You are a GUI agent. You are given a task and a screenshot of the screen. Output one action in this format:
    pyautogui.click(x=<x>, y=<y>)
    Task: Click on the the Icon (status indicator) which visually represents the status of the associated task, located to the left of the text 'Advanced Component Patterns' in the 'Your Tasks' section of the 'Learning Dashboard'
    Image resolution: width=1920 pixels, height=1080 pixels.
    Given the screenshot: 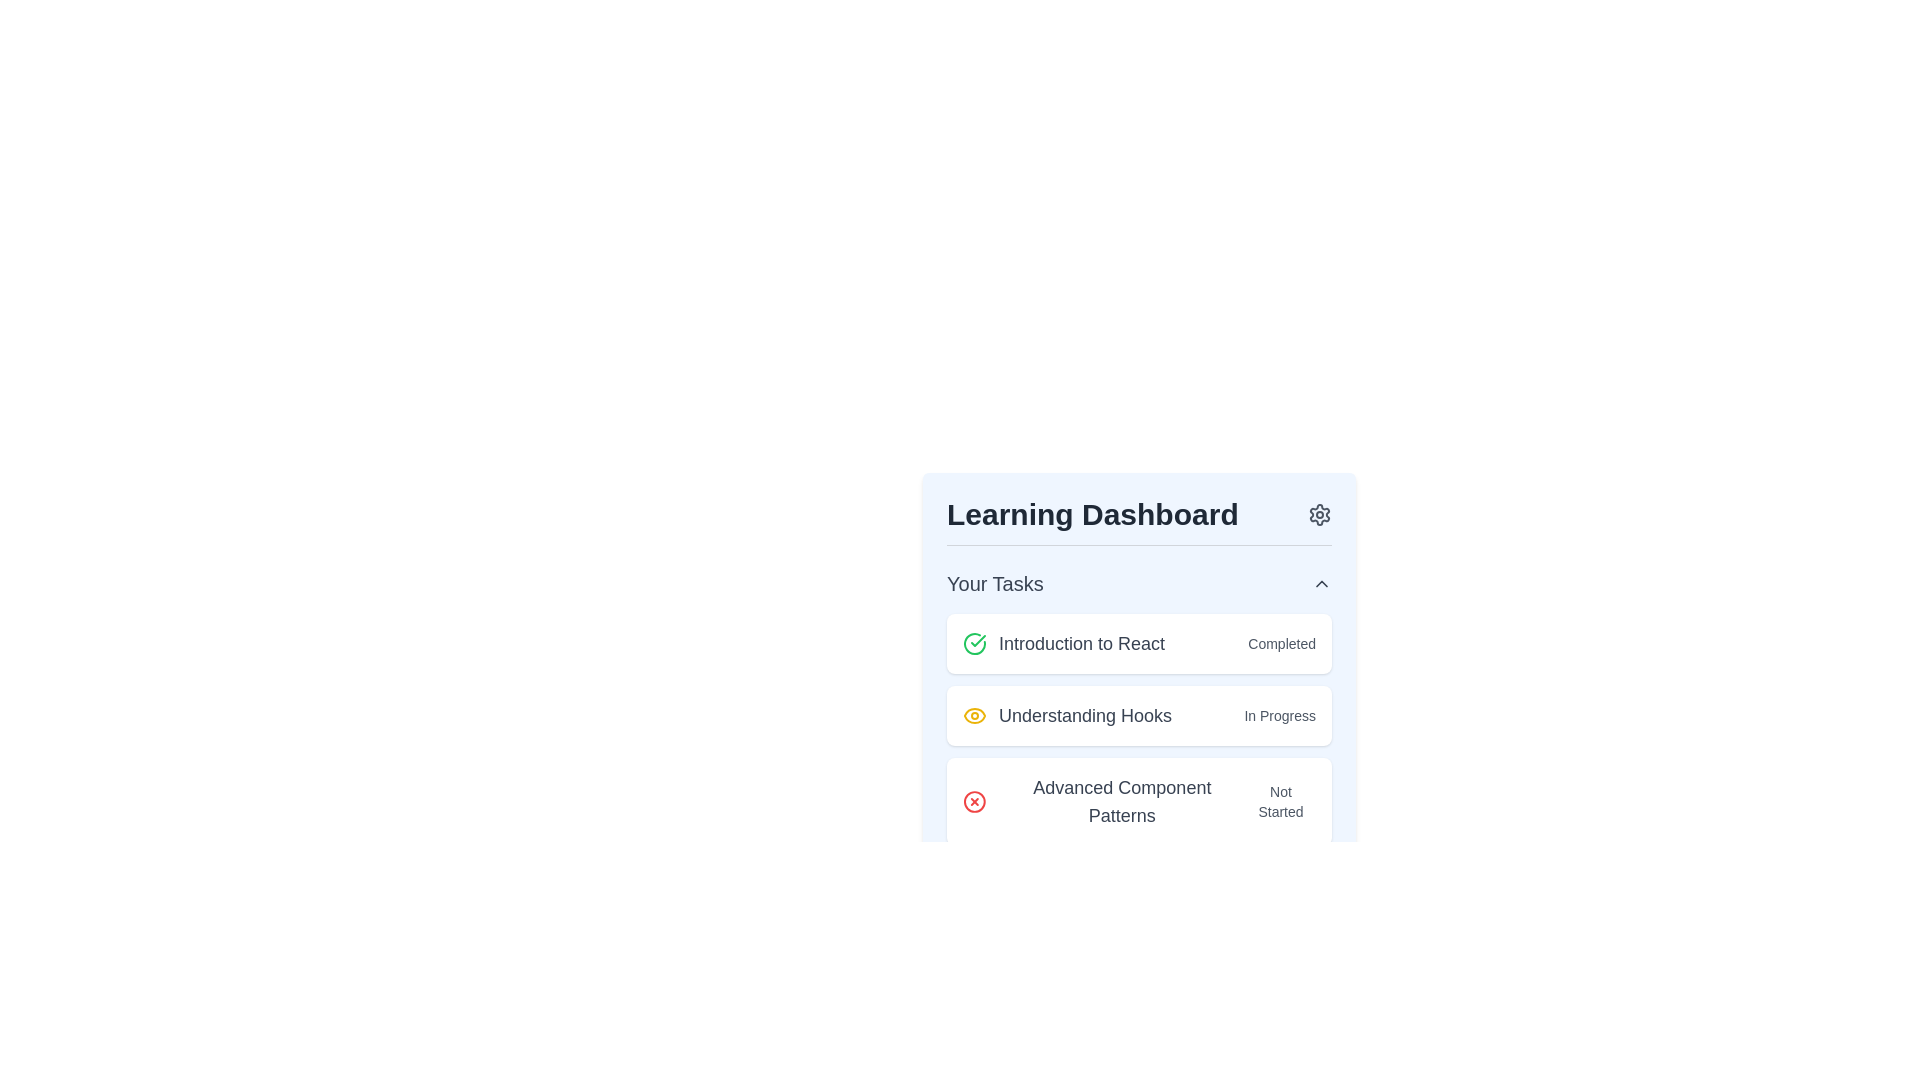 What is the action you would take?
    pyautogui.click(x=974, y=801)
    